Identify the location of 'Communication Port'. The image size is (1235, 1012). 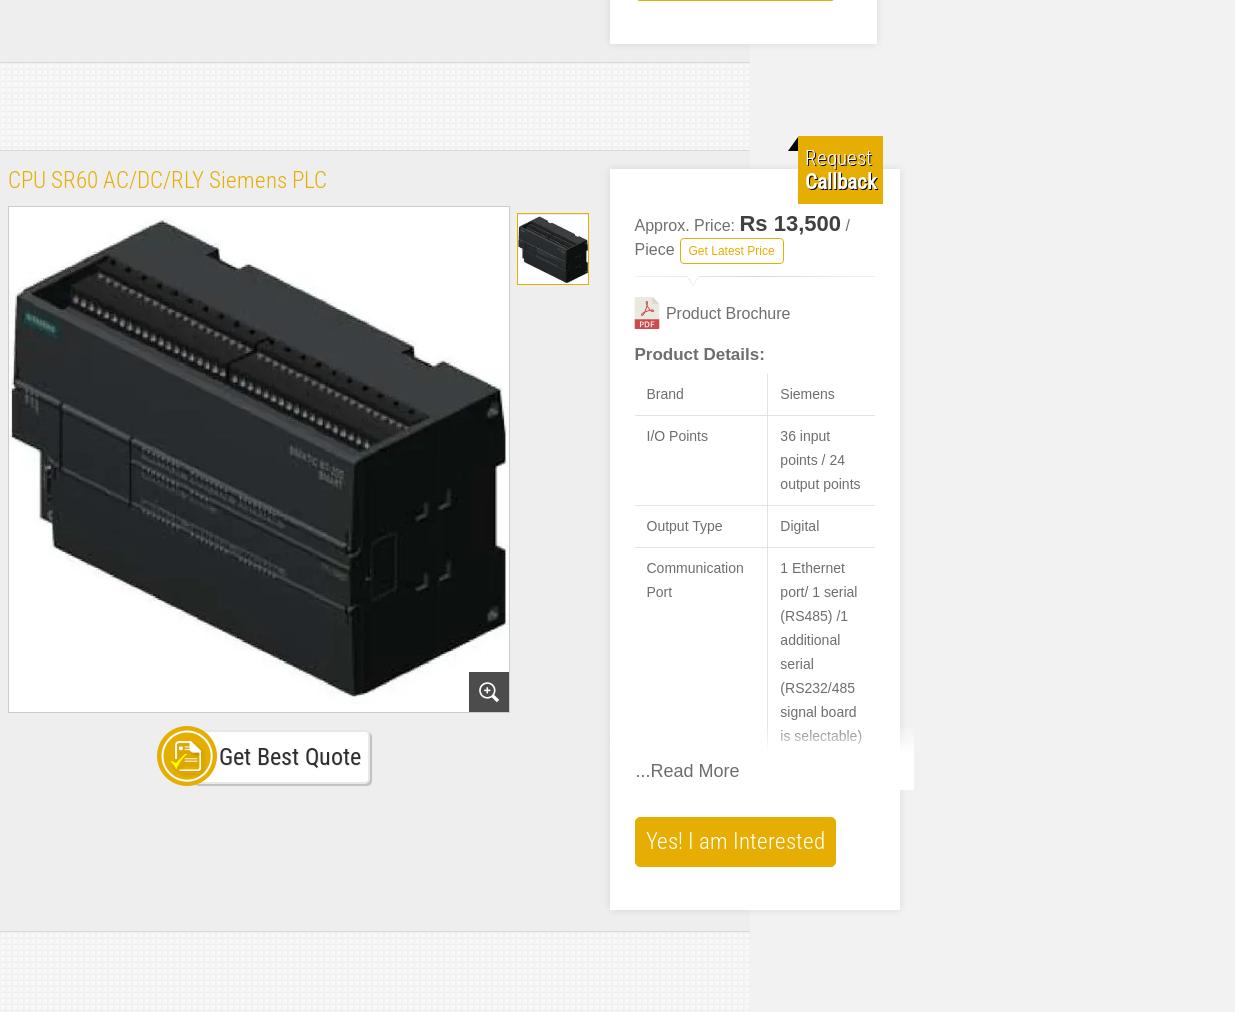
(646, 578).